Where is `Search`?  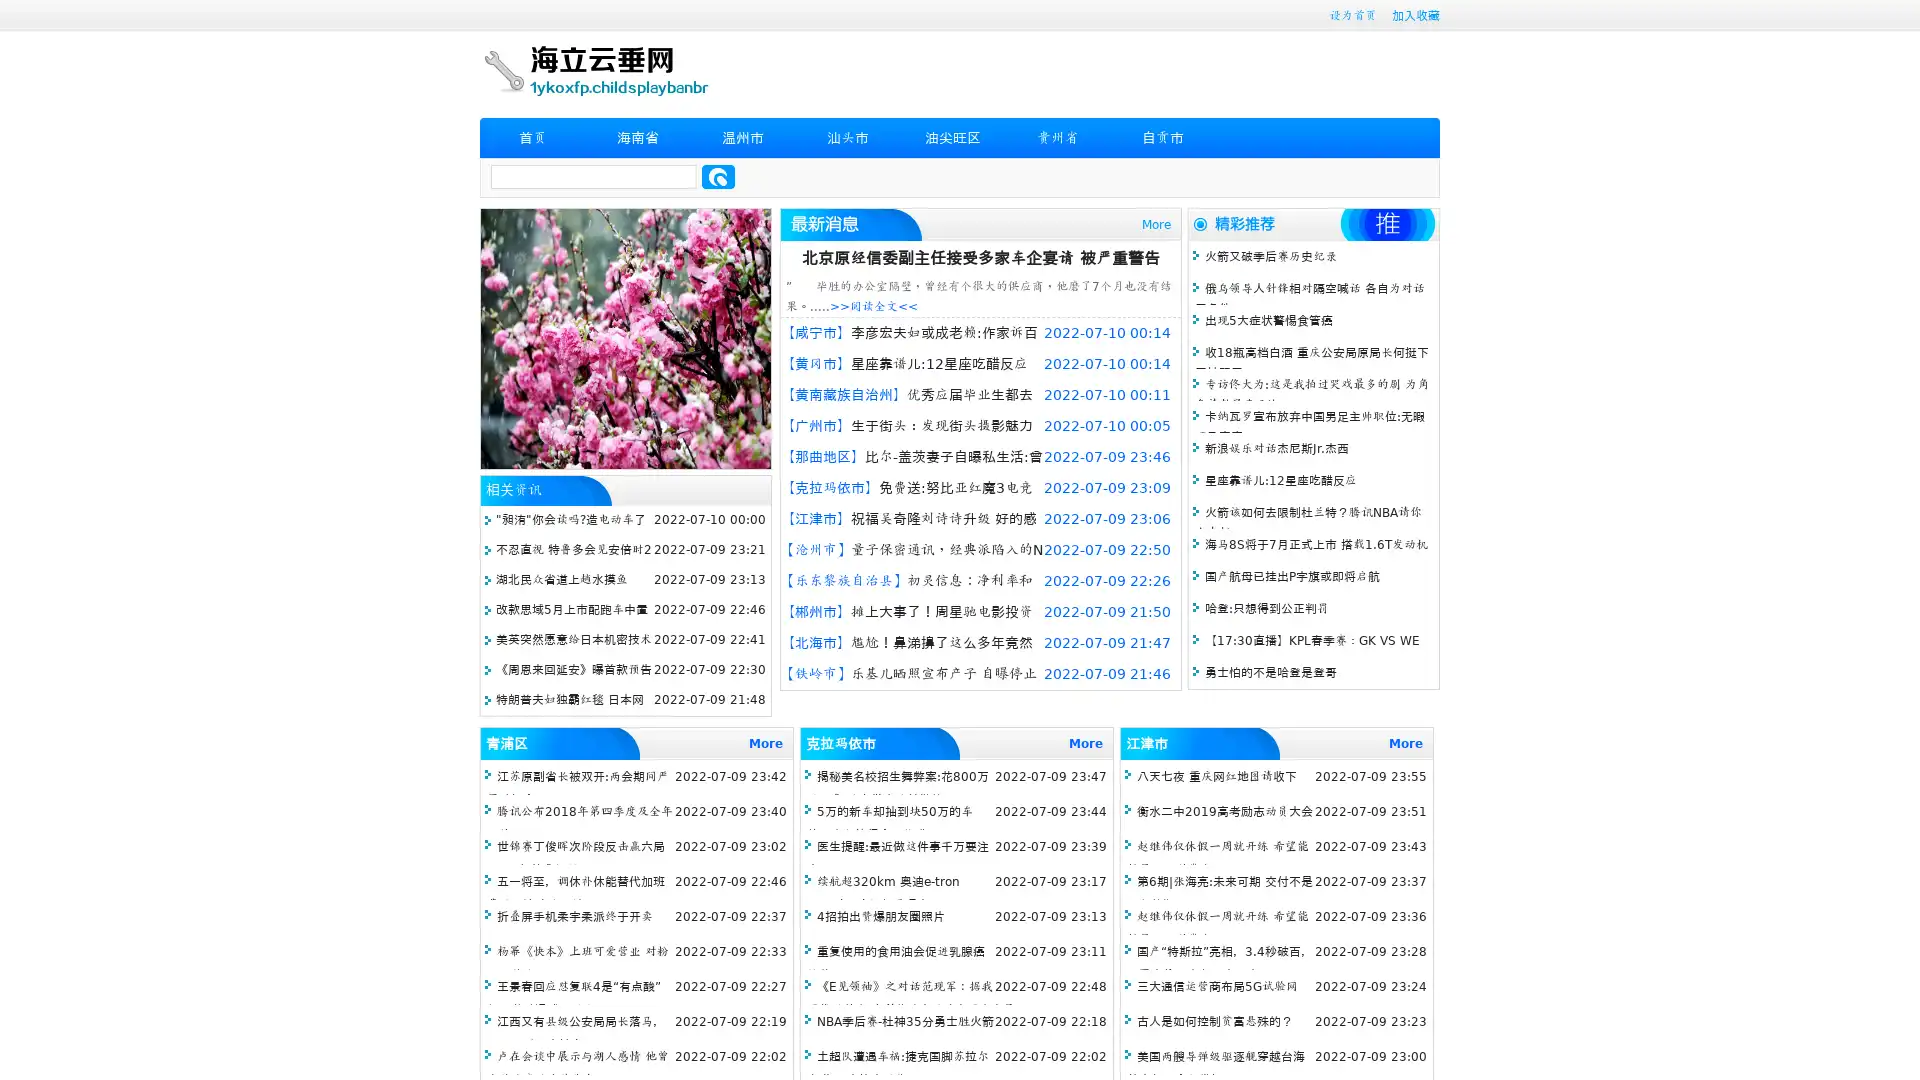 Search is located at coordinates (718, 176).